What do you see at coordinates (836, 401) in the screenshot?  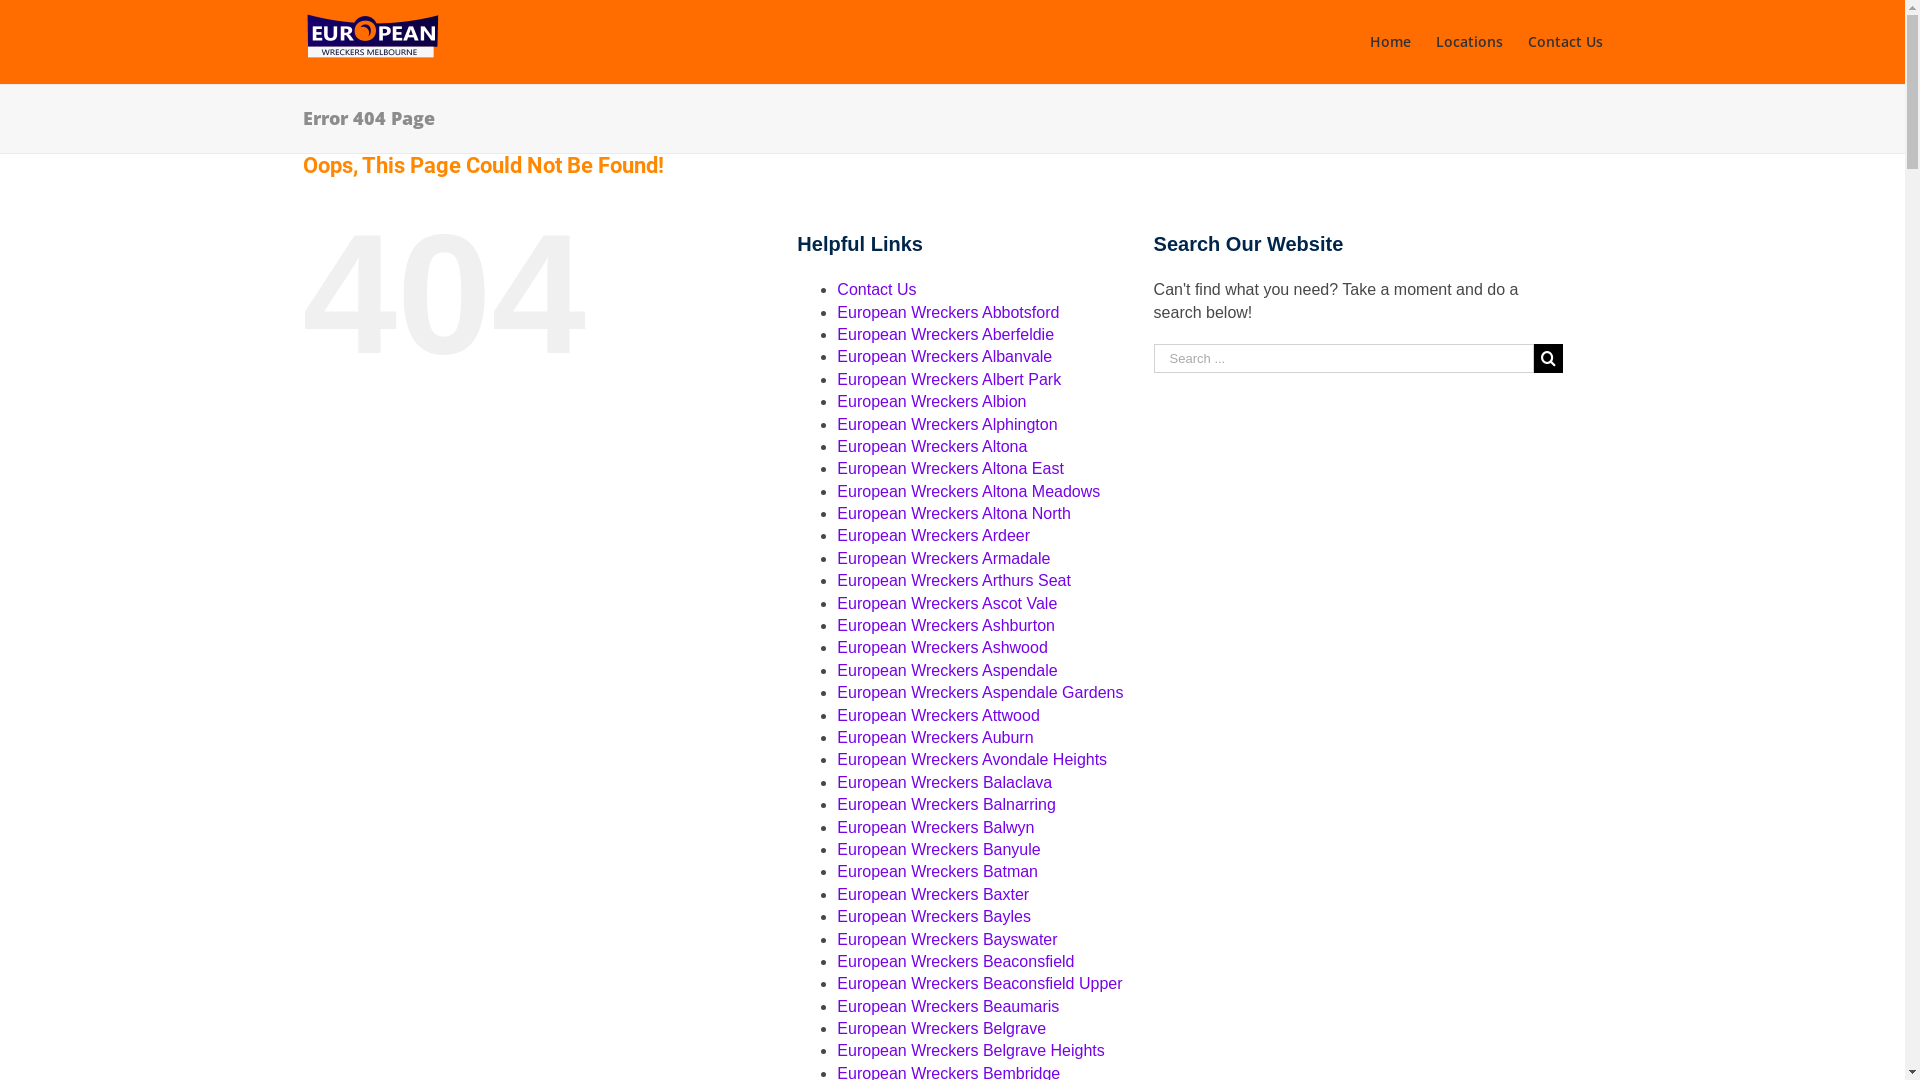 I see `'European Wreckers Albion'` at bounding box center [836, 401].